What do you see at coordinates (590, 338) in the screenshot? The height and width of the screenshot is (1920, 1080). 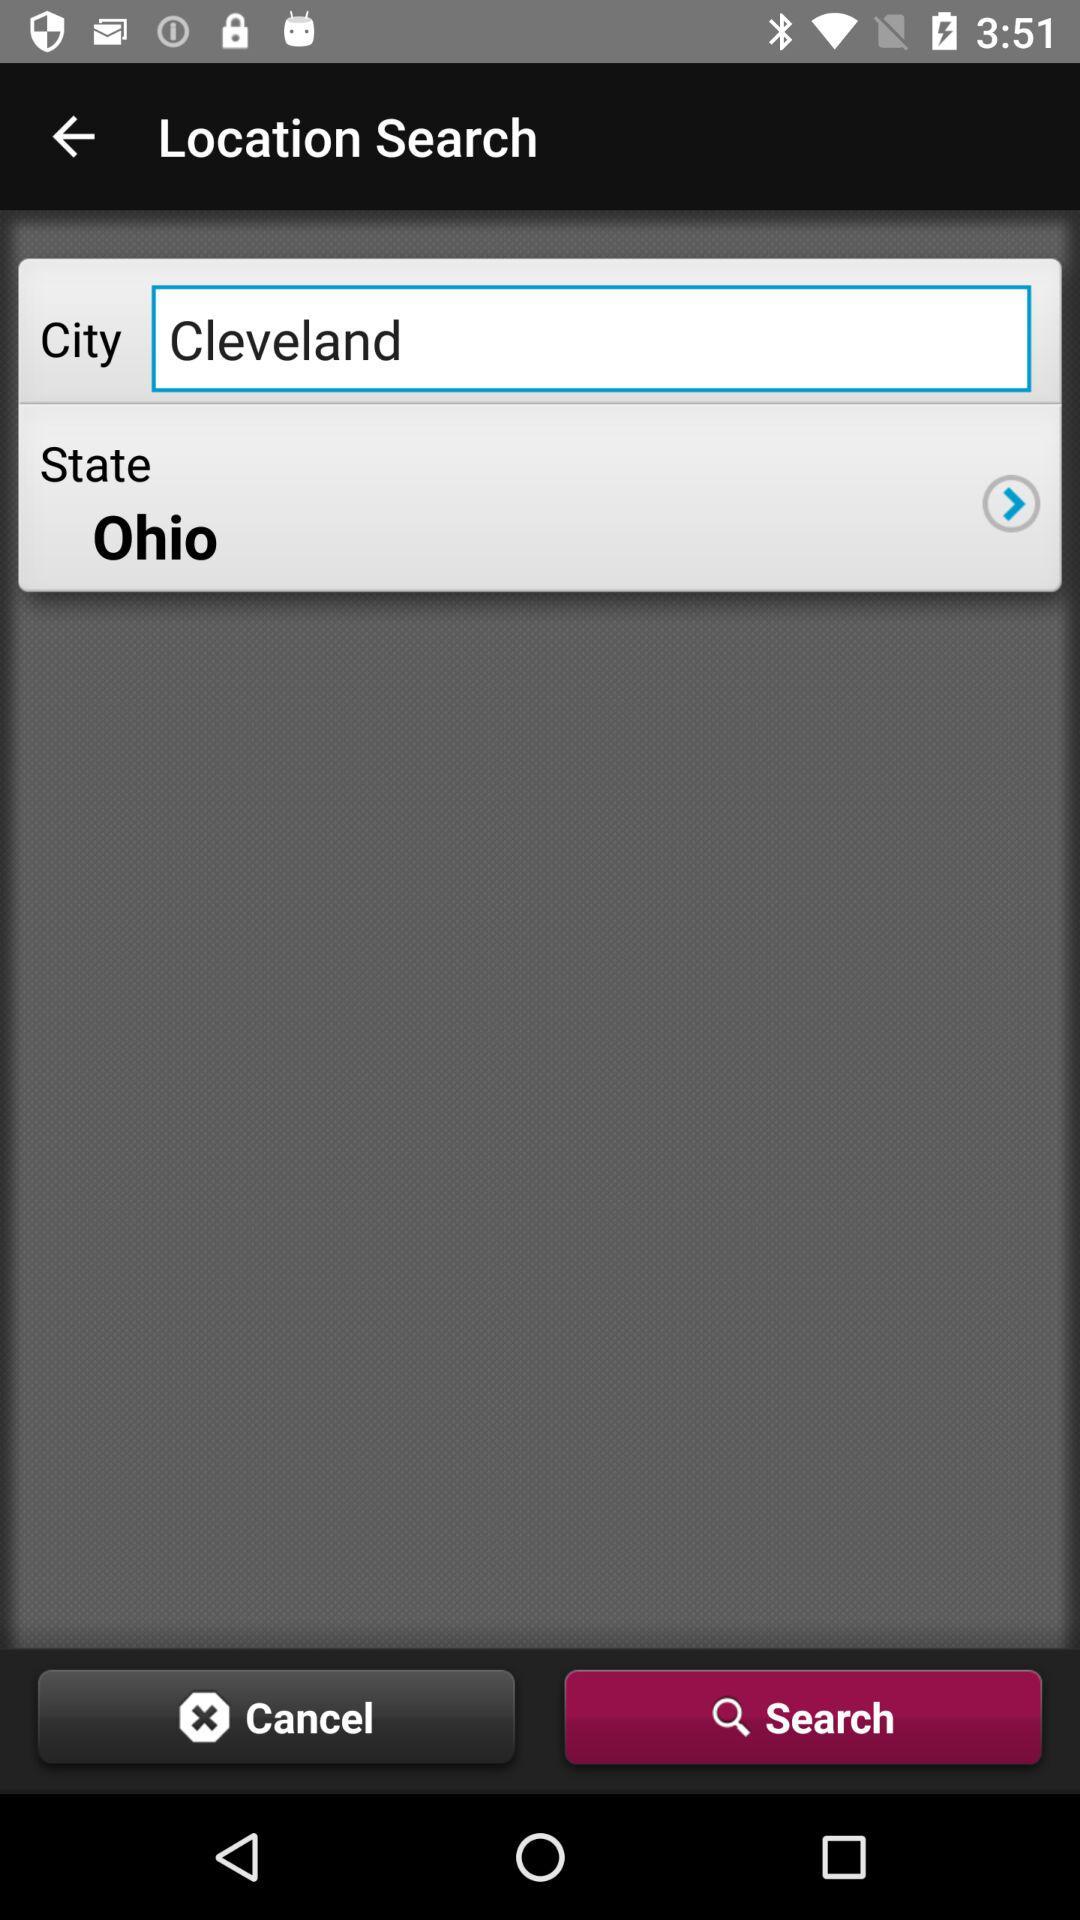 I see `cleveland` at bounding box center [590, 338].